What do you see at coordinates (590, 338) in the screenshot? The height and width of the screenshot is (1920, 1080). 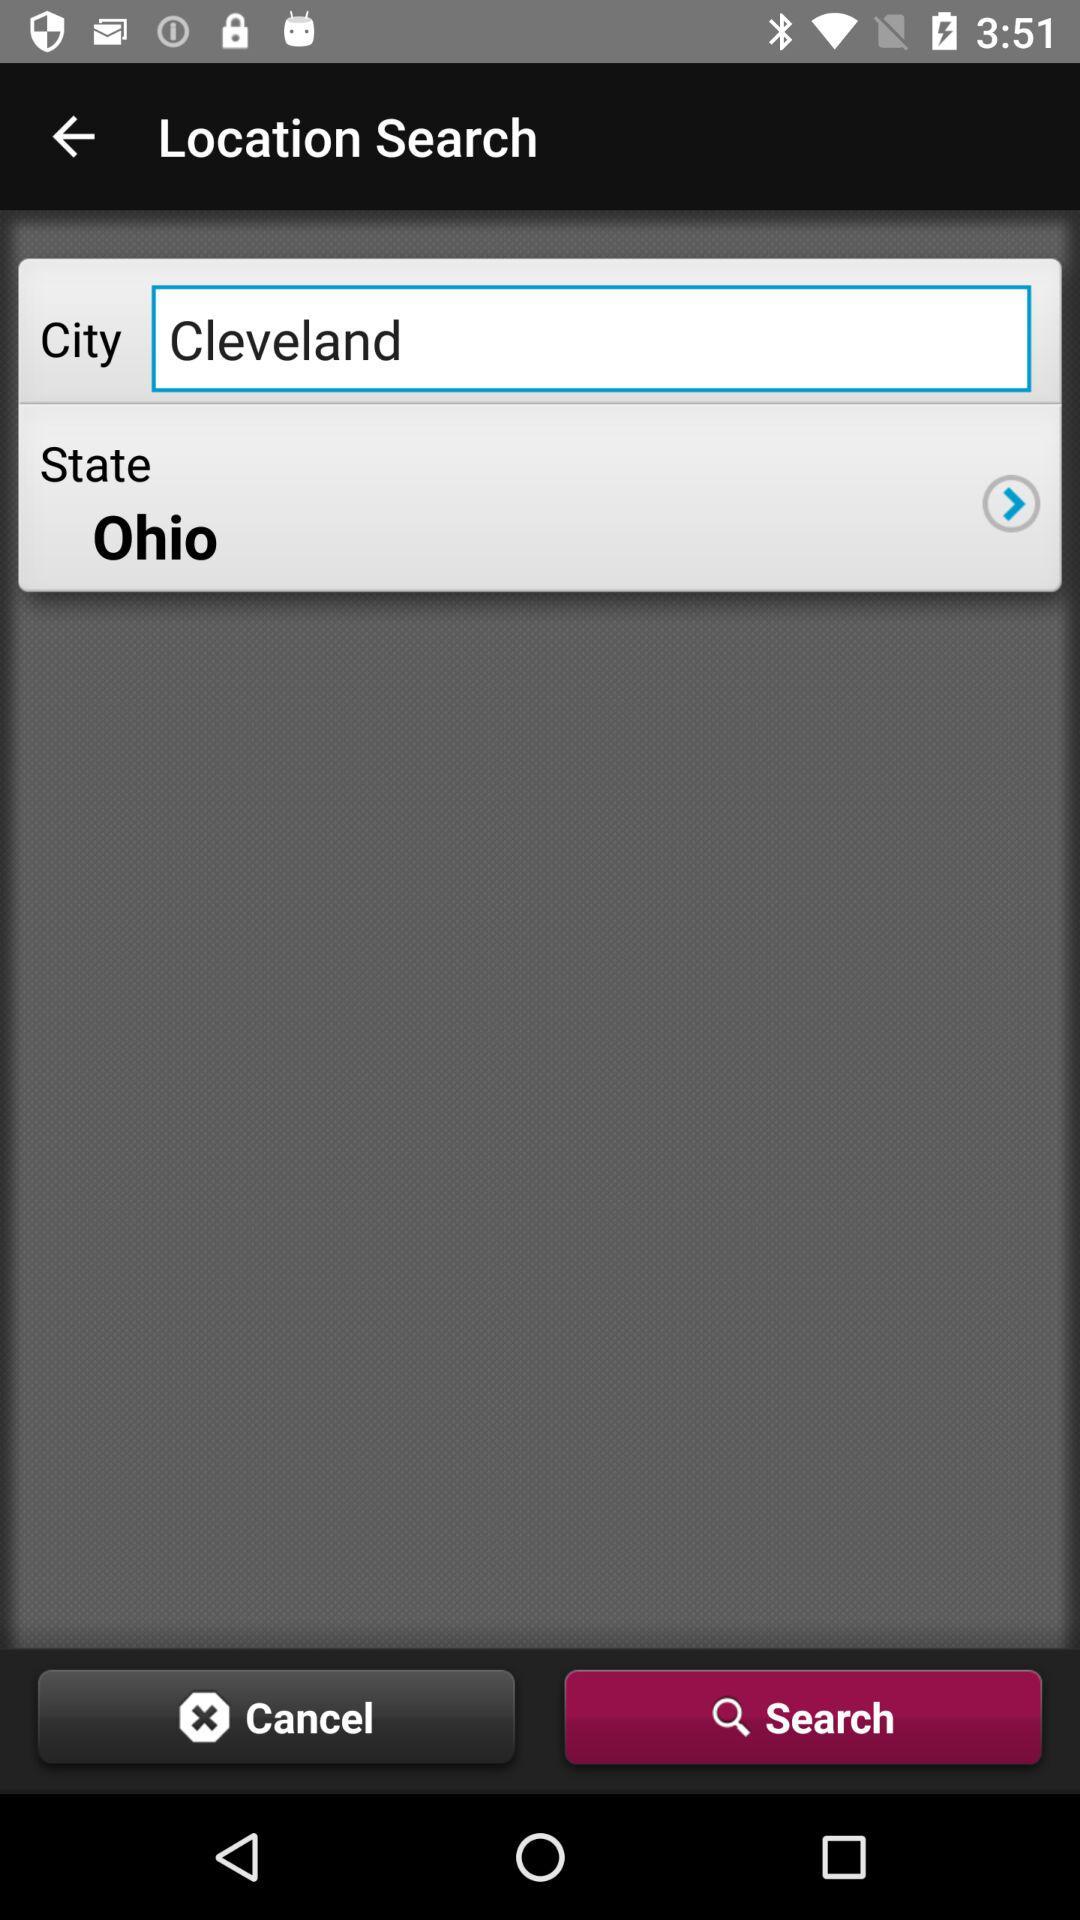 I see `cleveland` at bounding box center [590, 338].